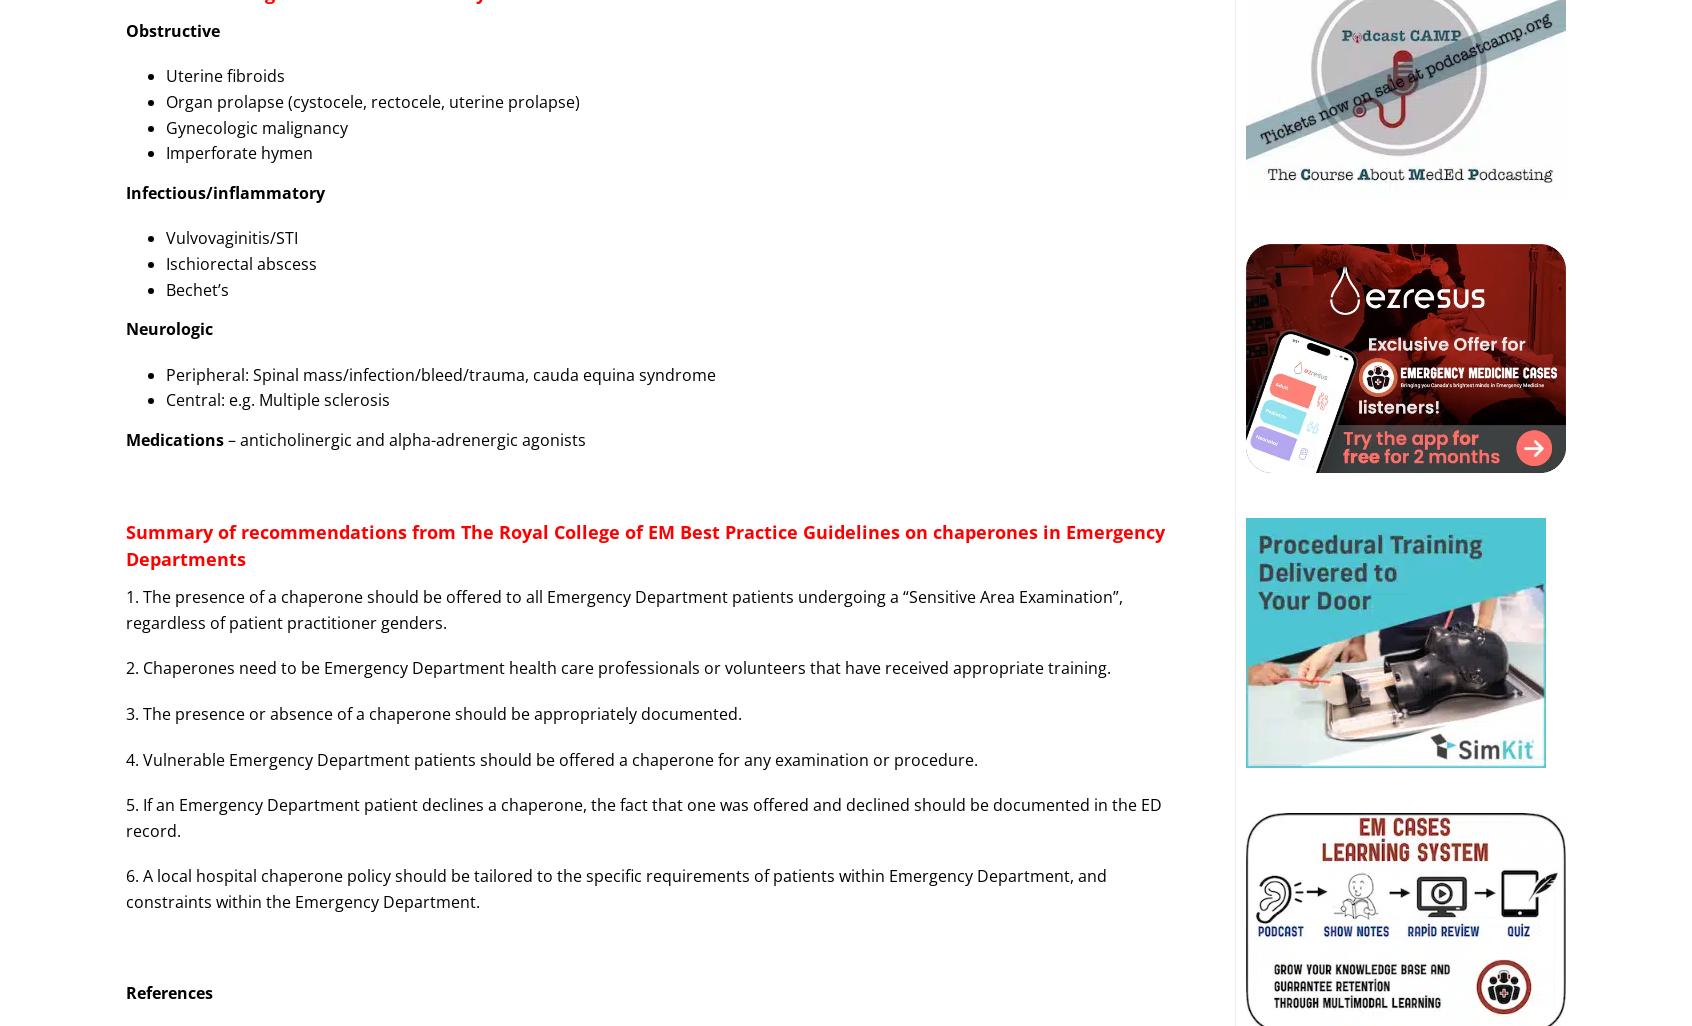 This screenshot has width=1692, height=1026. Describe the element at coordinates (439, 374) in the screenshot. I see `'Peripheral: Spinal mass/infection/bleed/trauma, cauda equina syndrome'` at that location.